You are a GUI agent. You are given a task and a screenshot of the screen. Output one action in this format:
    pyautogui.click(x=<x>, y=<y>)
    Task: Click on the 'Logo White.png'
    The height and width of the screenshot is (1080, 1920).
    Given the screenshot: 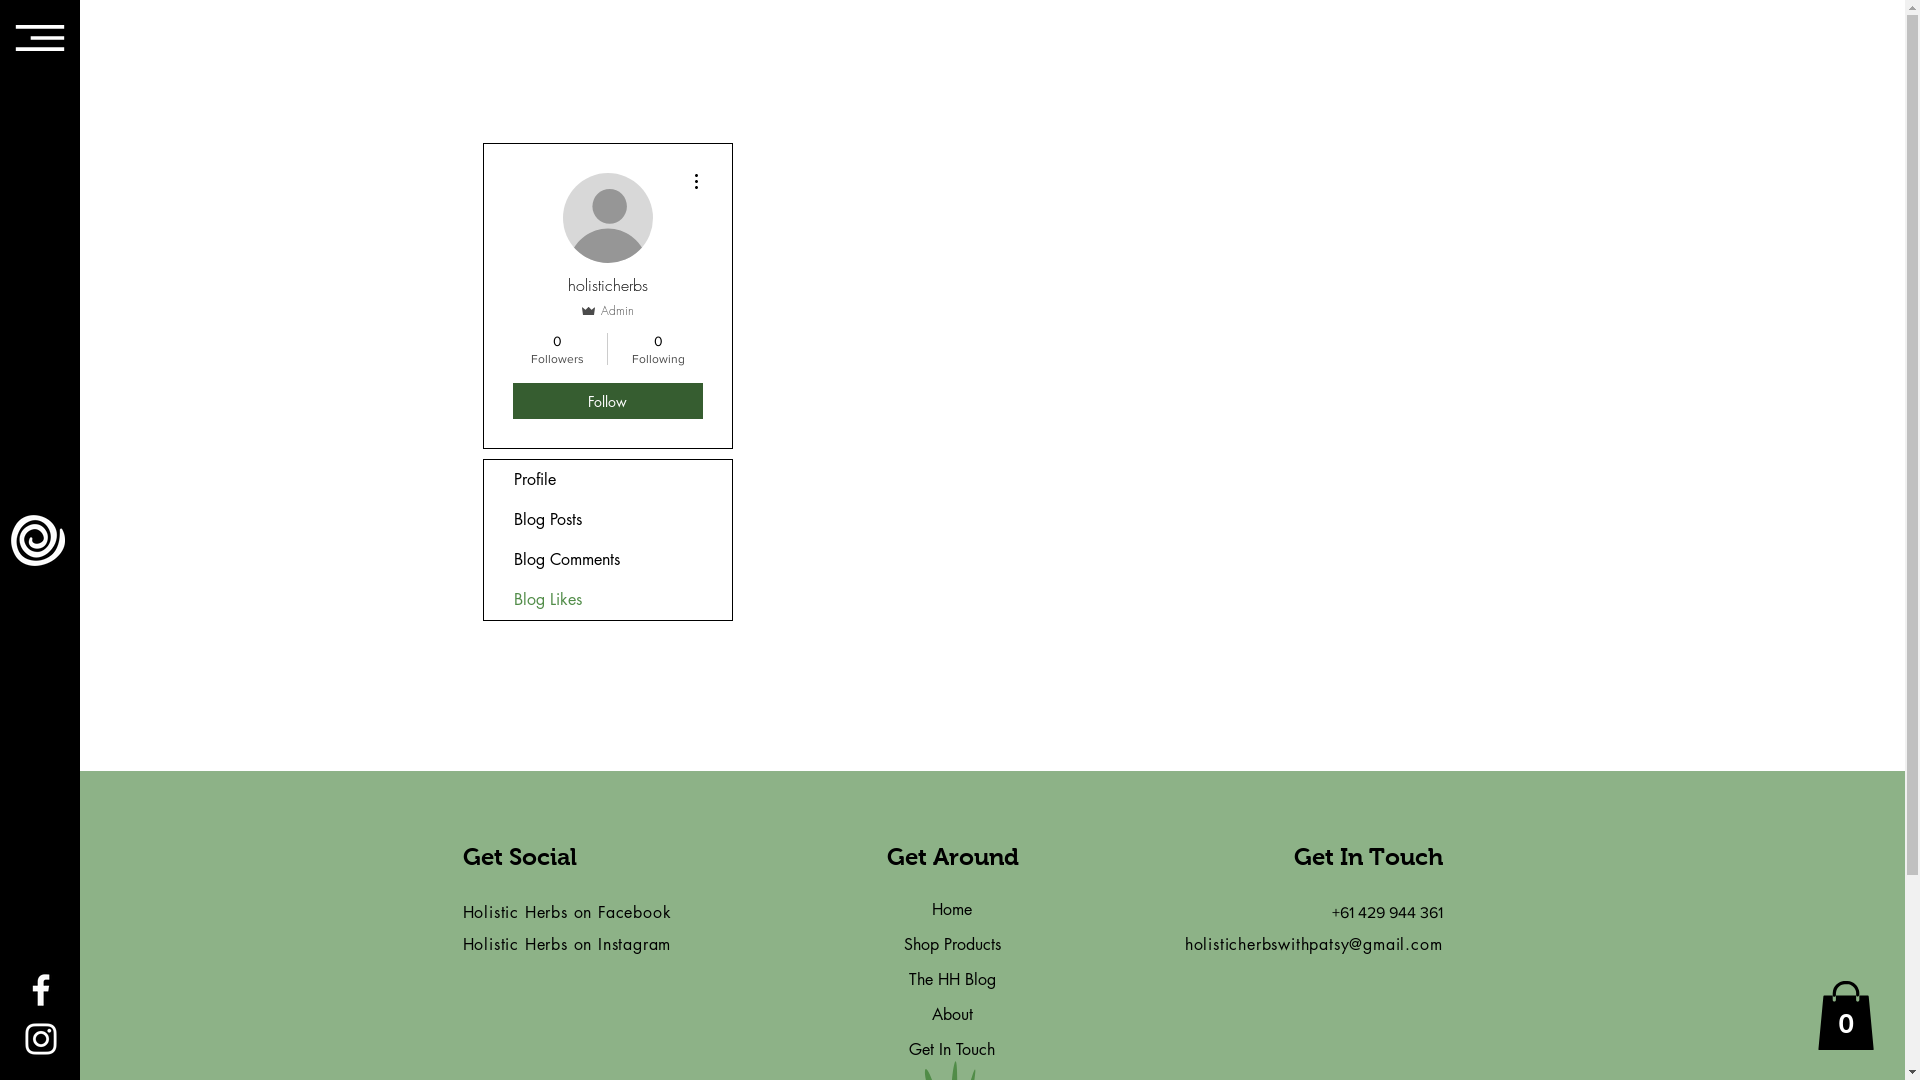 What is the action you would take?
    pyautogui.click(x=38, y=538)
    